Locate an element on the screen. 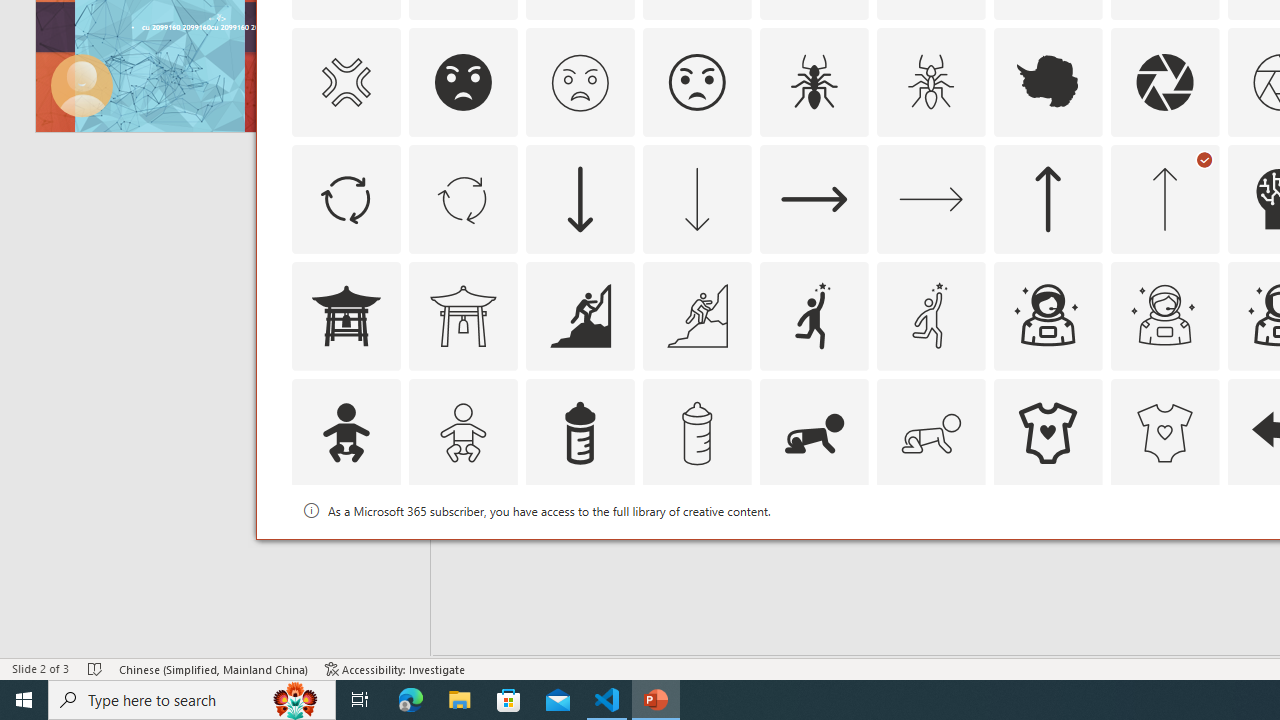  'AutomationID: Icons_AsianTemple1_M' is located at coordinates (462, 315).